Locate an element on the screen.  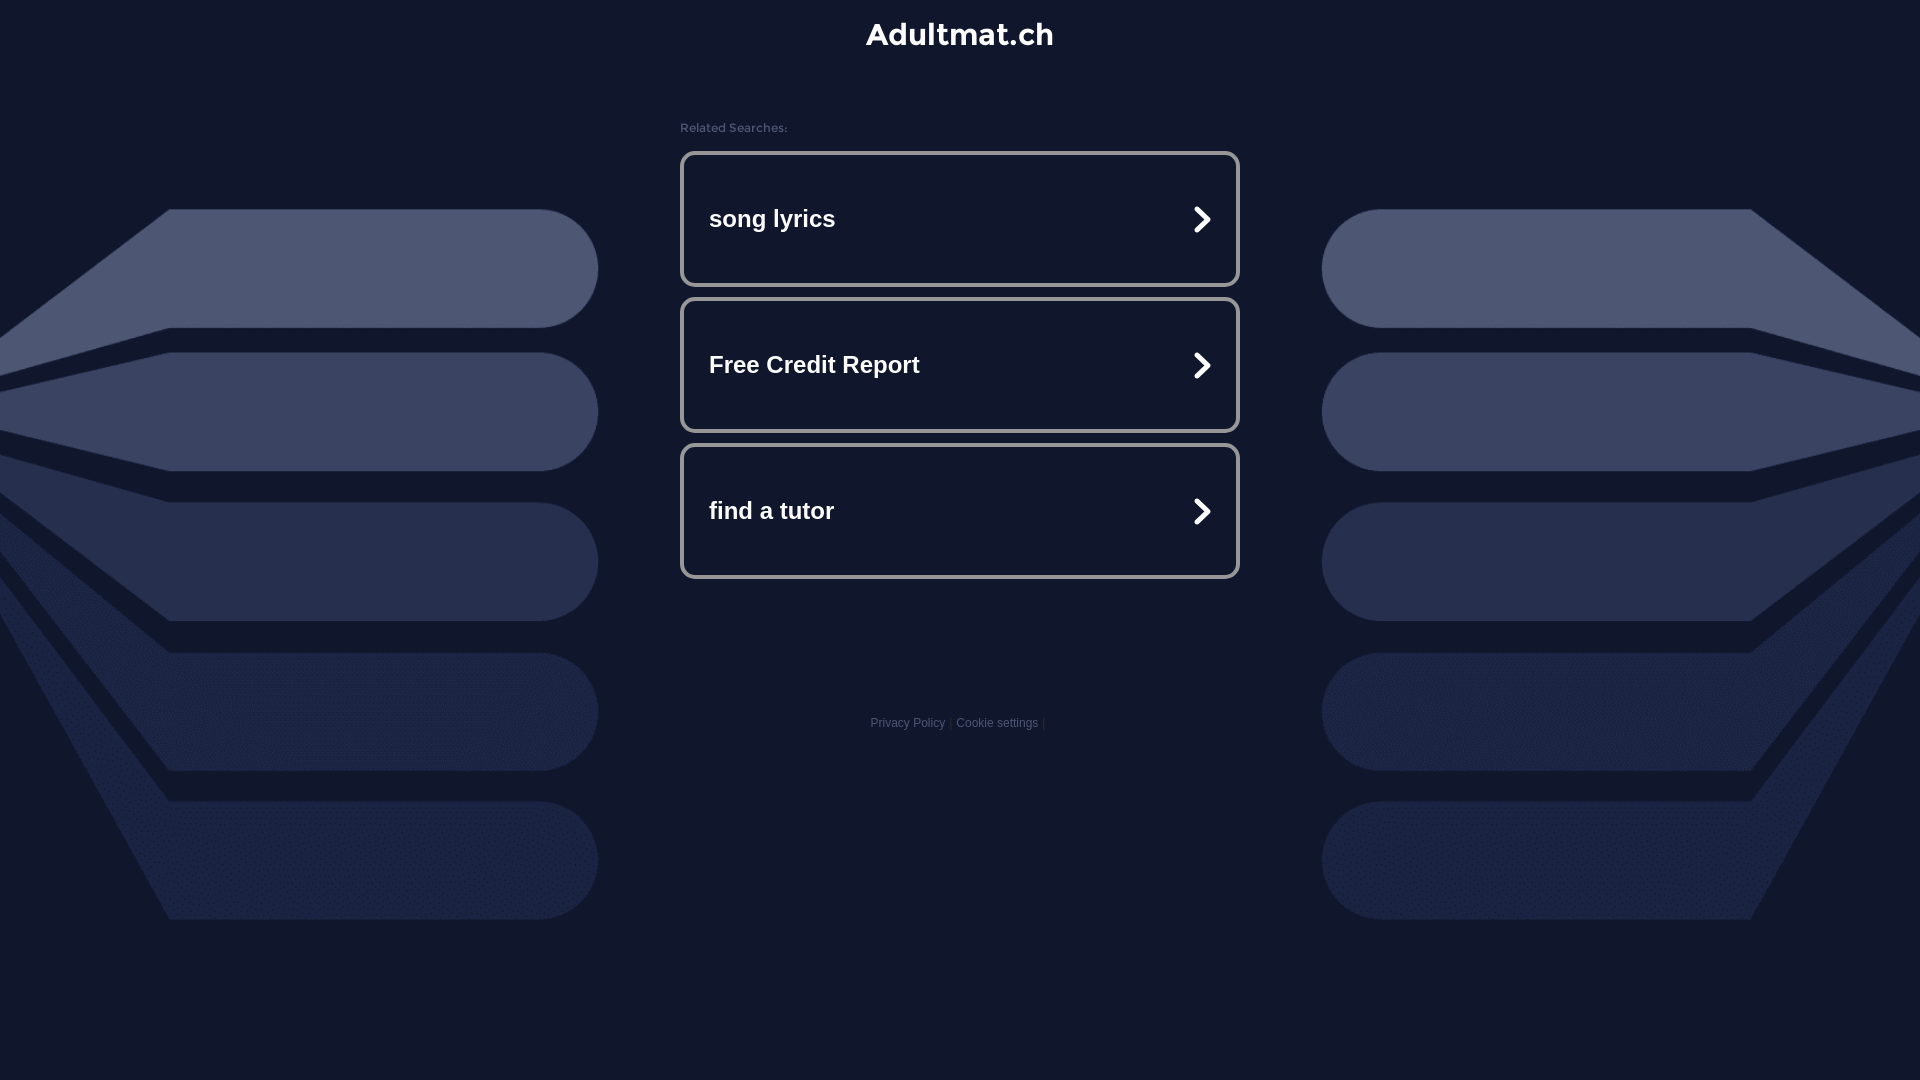
'Cookie settings' is located at coordinates (997, 722).